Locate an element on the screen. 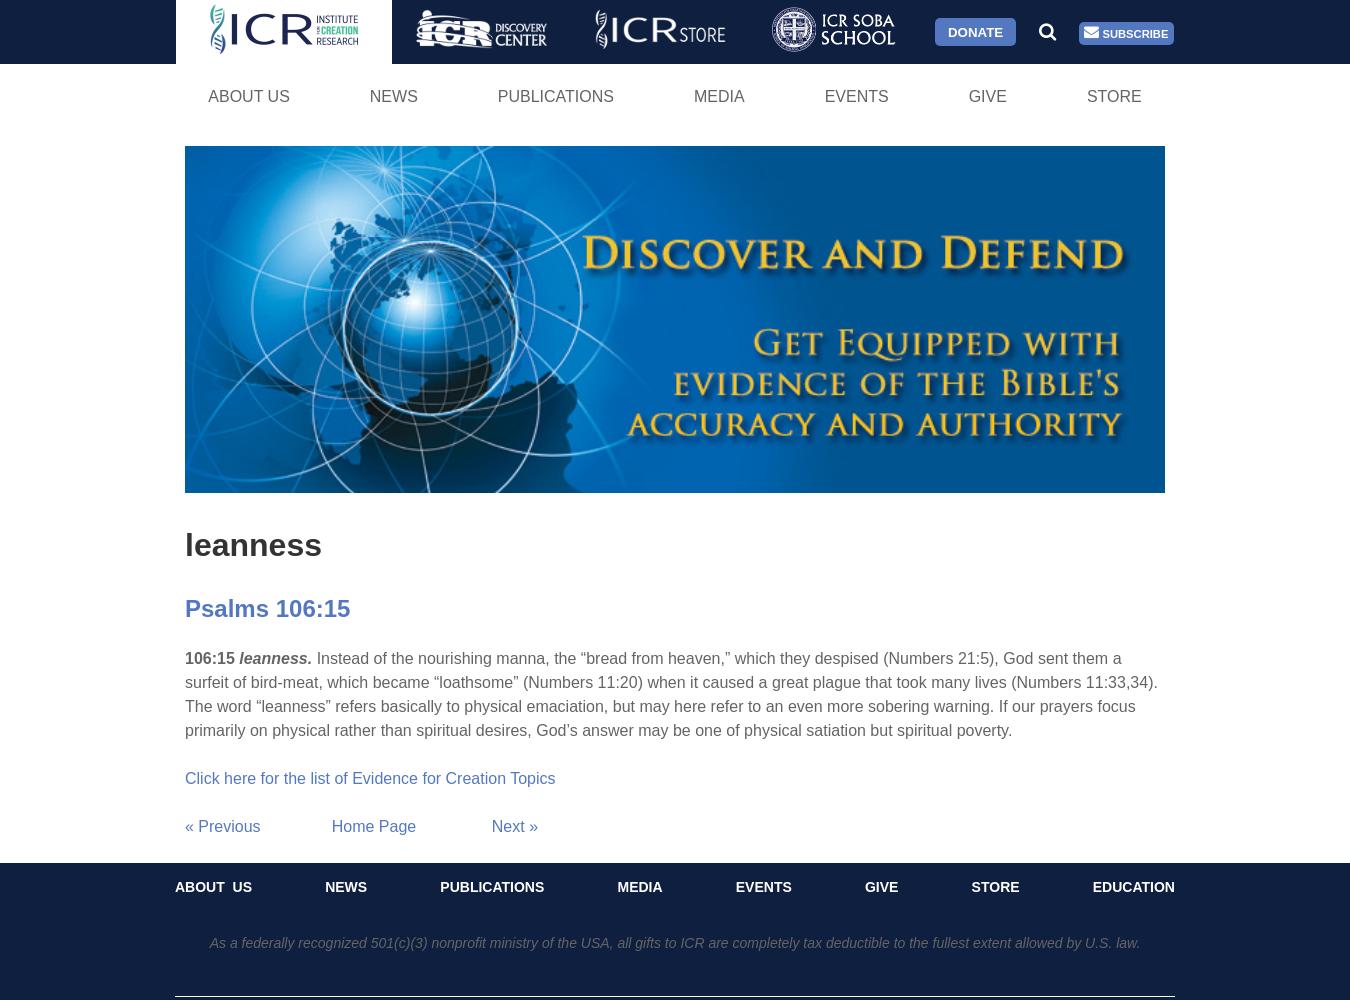 The image size is (1350, 1000). 'Home Page' is located at coordinates (373, 824).